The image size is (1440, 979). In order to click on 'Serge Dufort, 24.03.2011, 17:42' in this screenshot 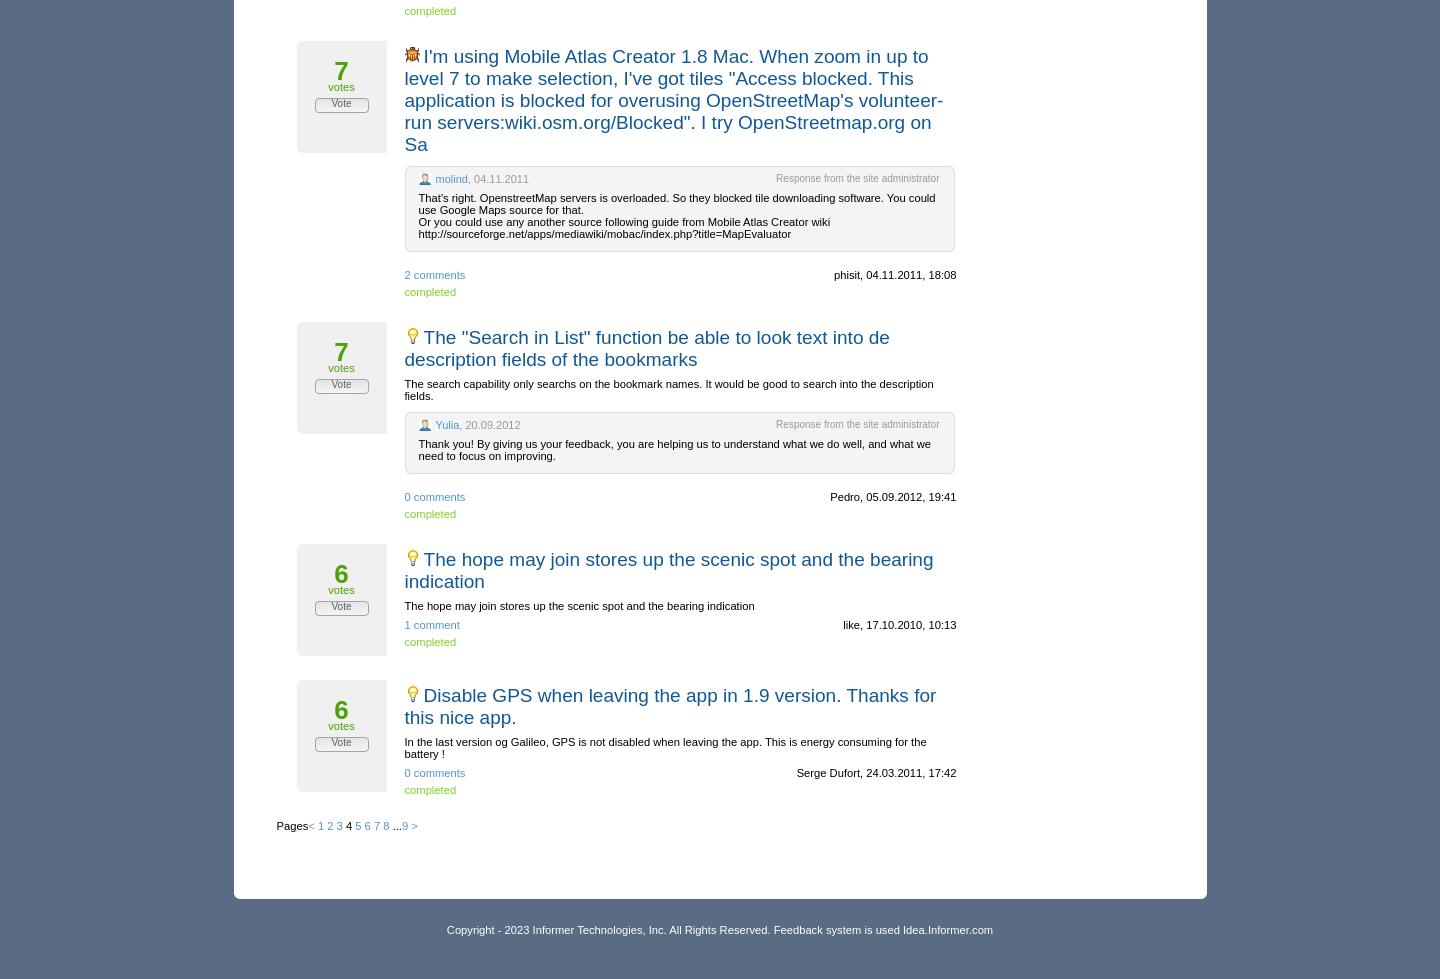, I will do `click(874, 772)`.